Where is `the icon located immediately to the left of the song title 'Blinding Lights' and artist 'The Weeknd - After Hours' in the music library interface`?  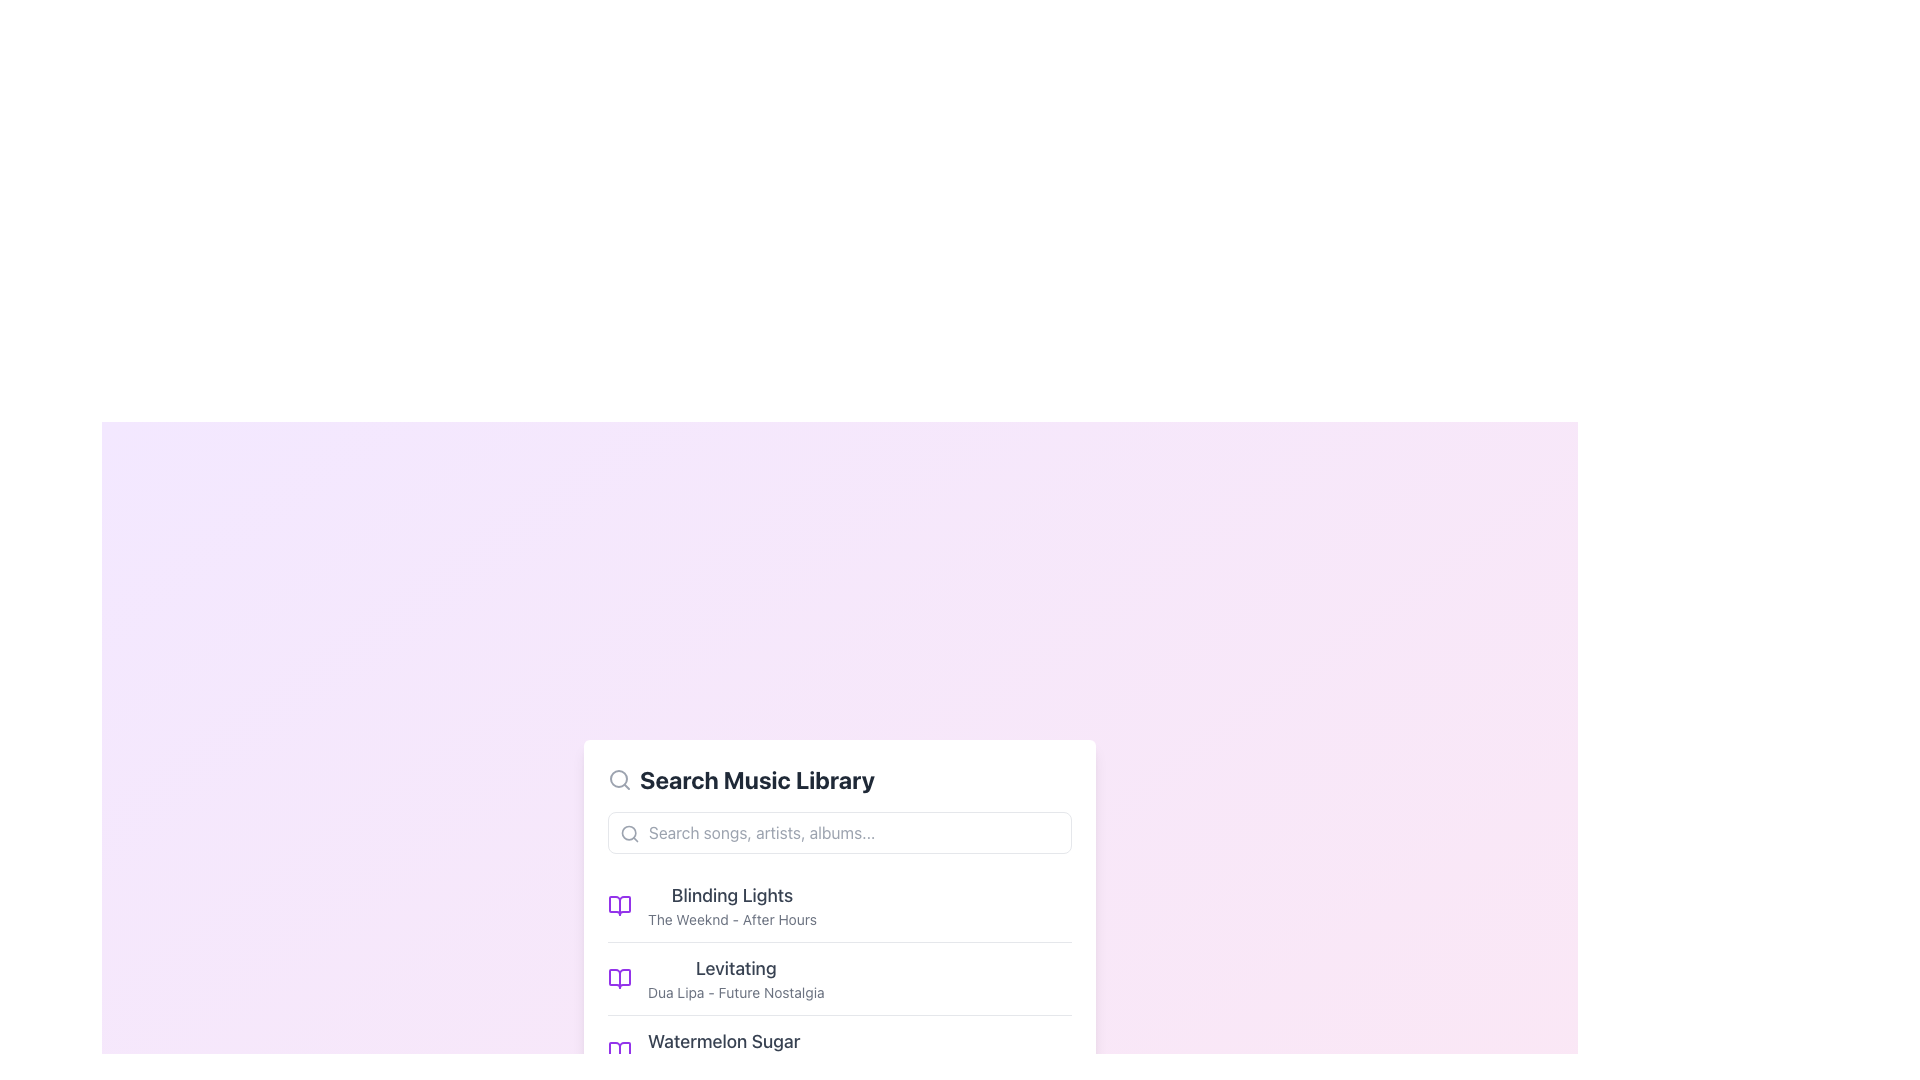
the icon located immediately to the left of the song title 'Blinding Lights' and artist 'The Weeknd - After Hours' in the music library interface is located at coordinates (618, 905).